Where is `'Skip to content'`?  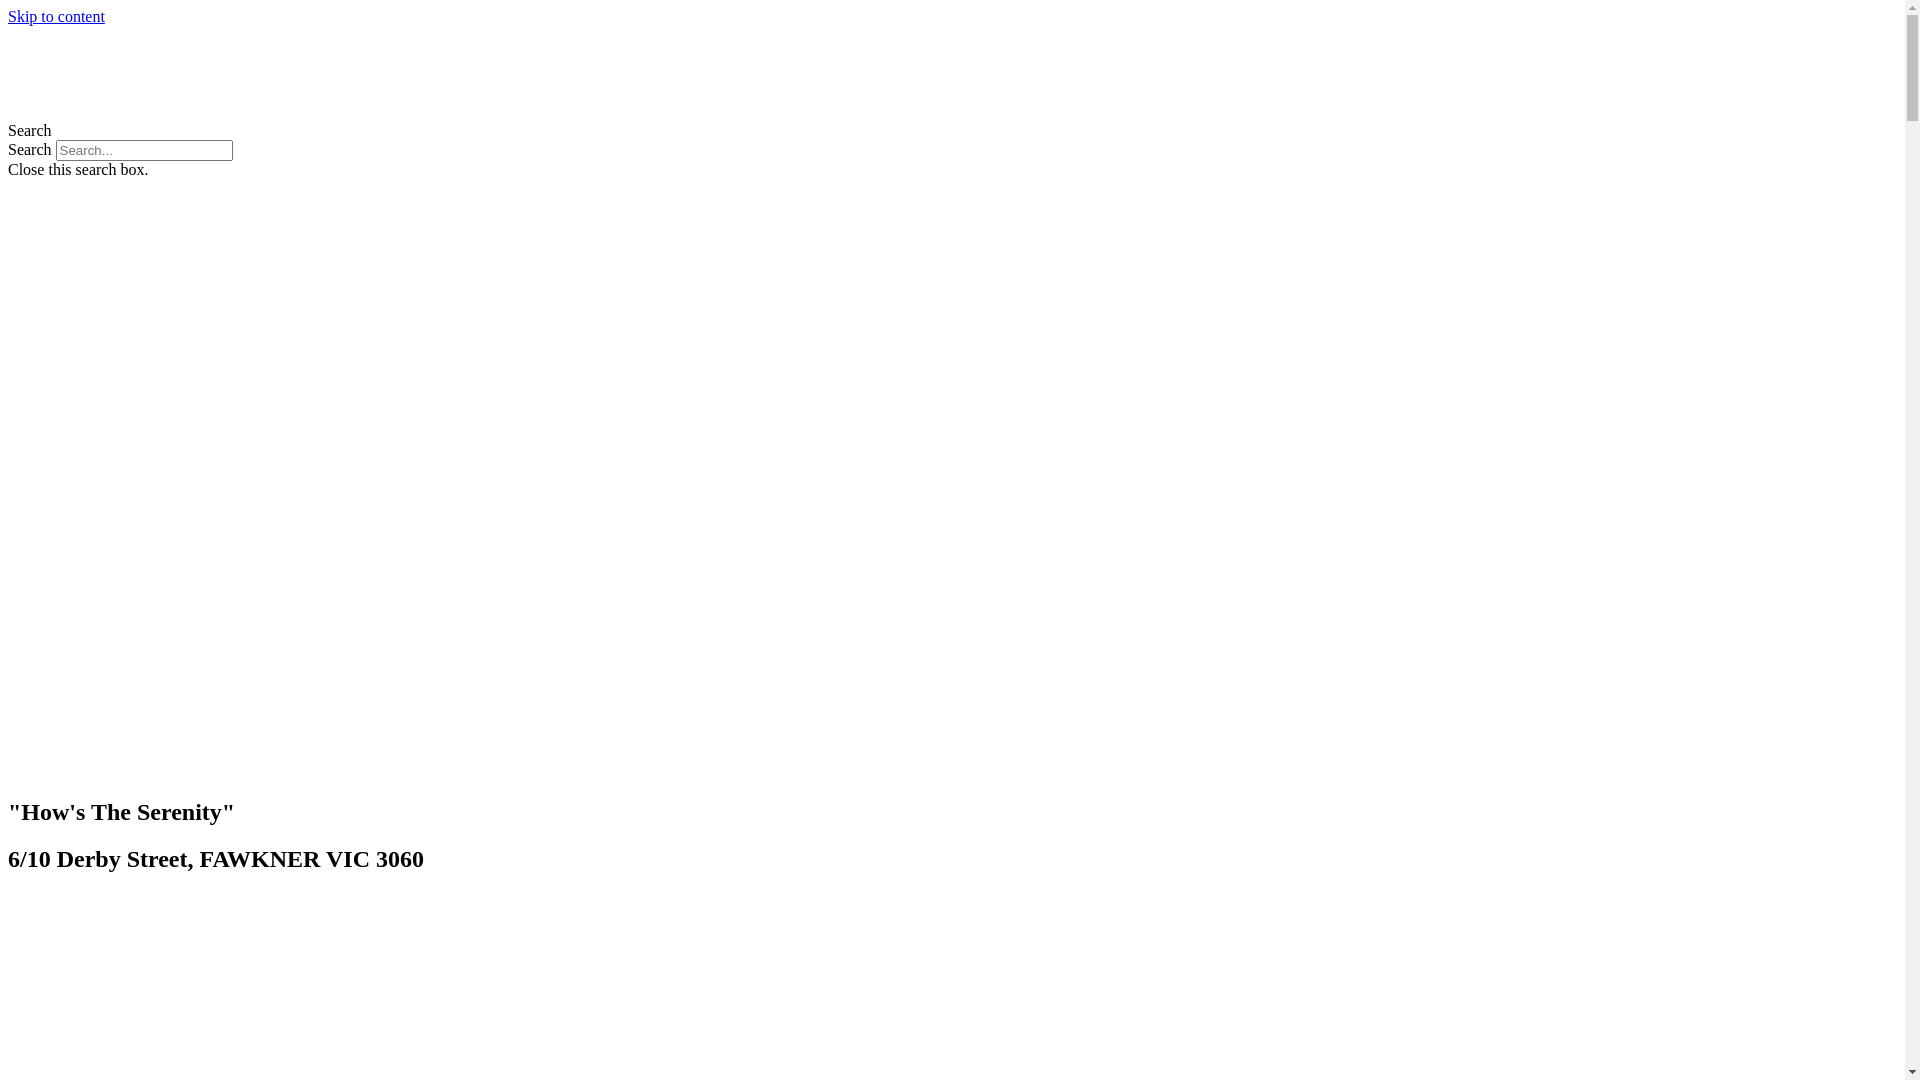
'Skip to content' is located at coordinates (56, 16).